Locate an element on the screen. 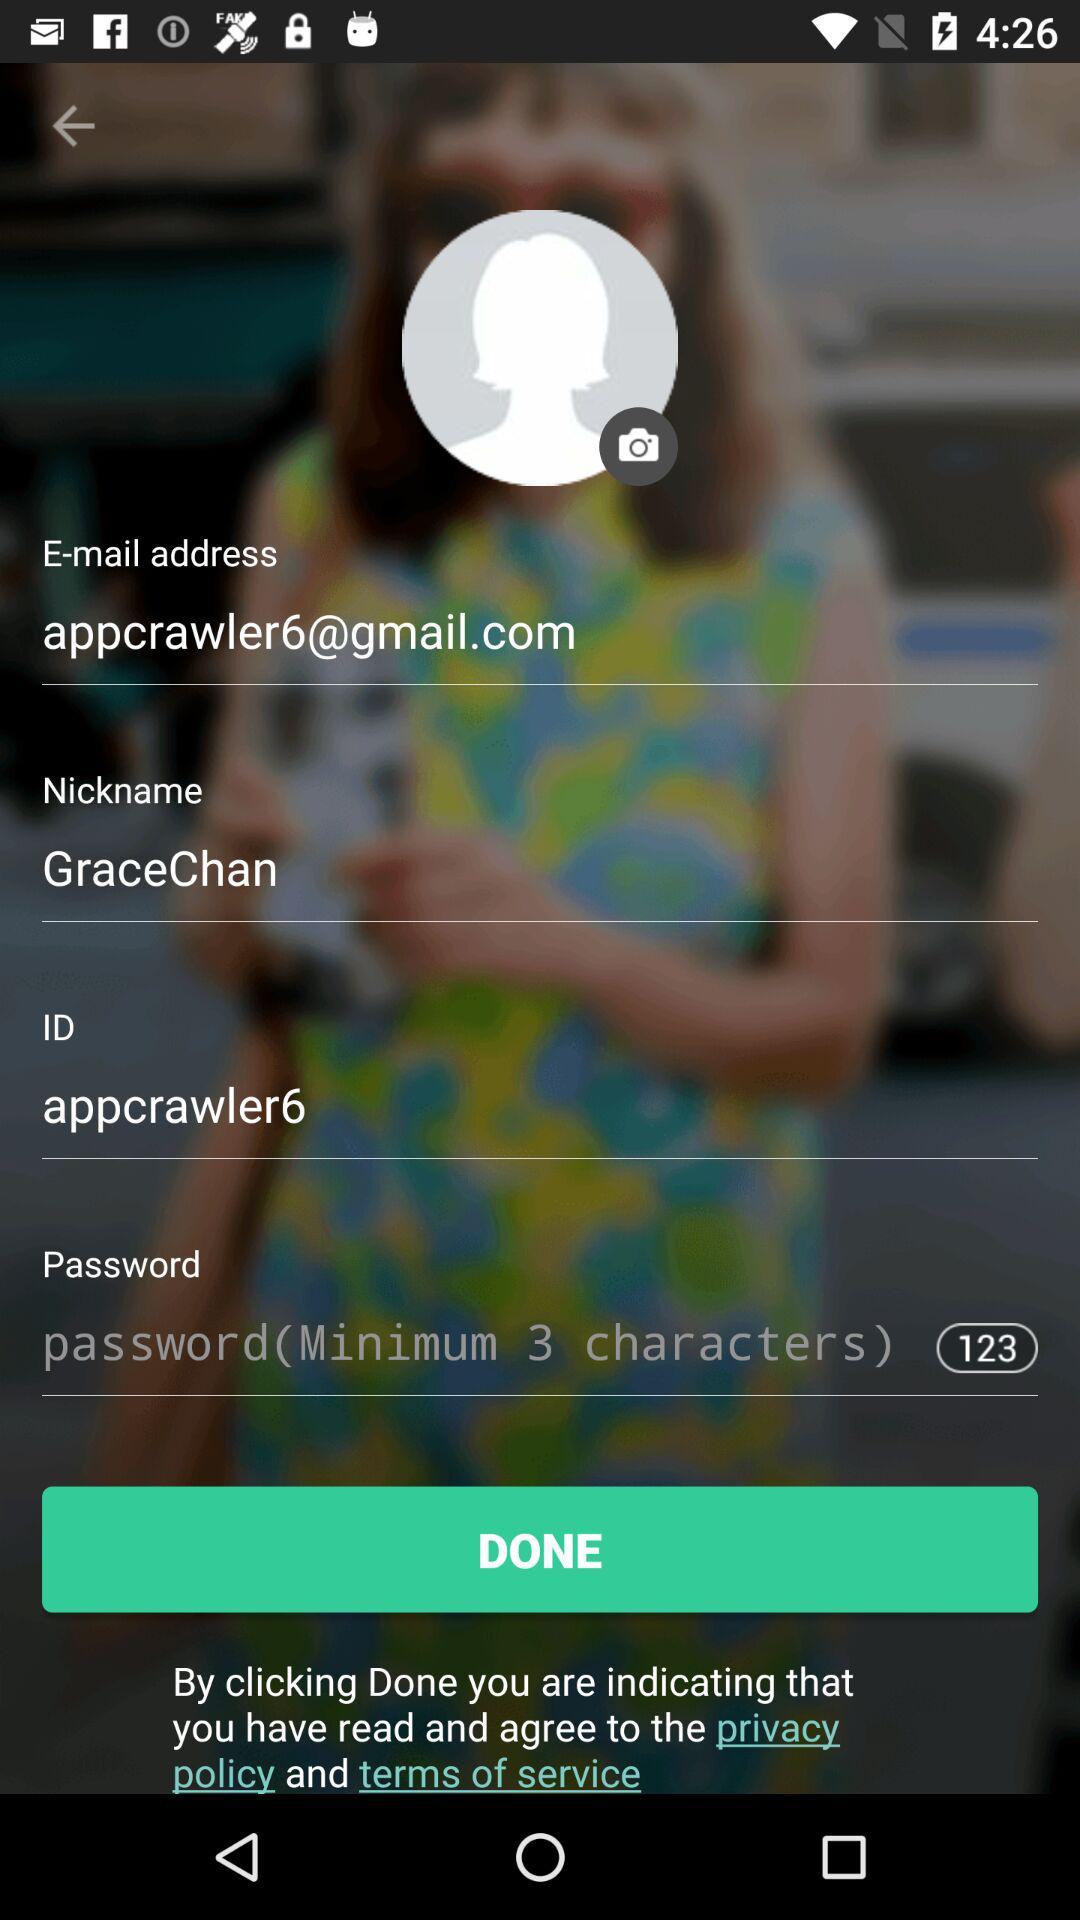 The image size is (1080, 1920). the text below the text id on the web page is located at coordinates (540, 1114).